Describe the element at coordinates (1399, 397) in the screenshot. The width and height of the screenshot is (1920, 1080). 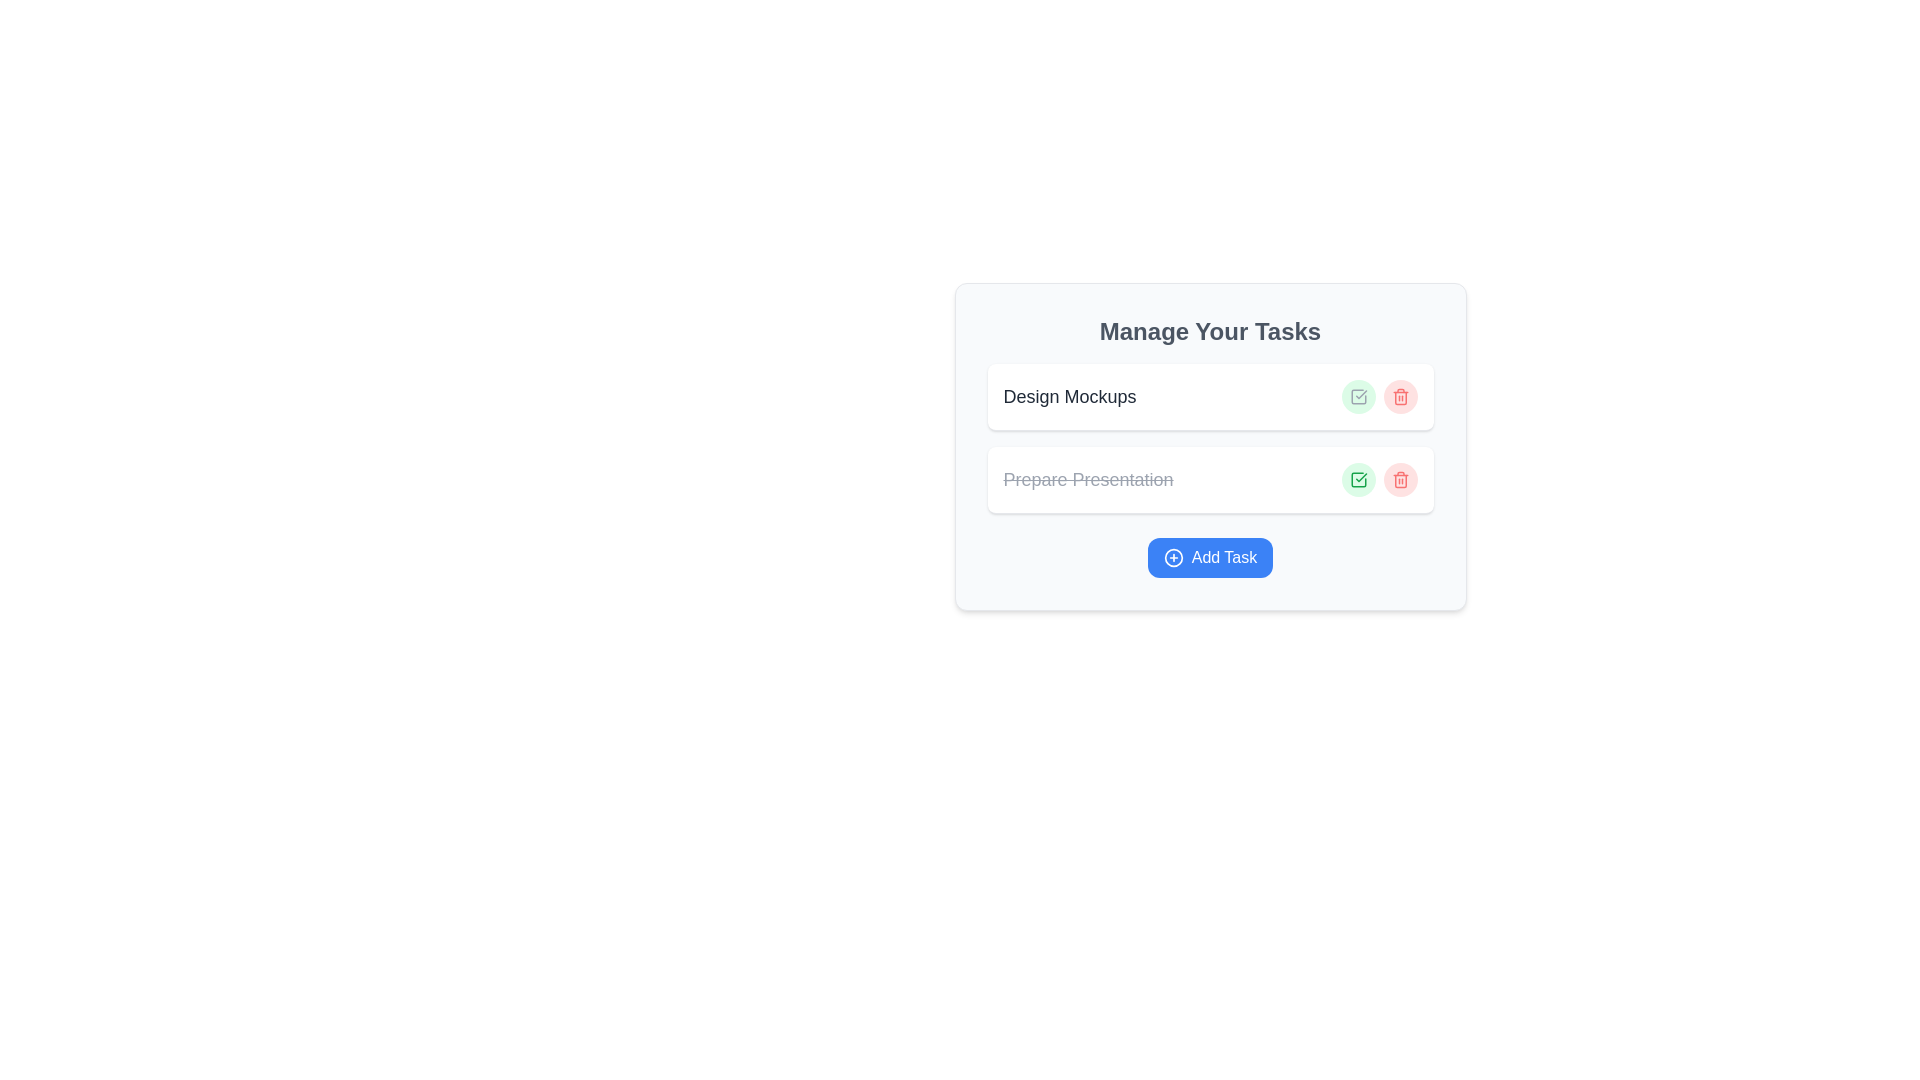
I see `the delete icon located to the right of the 'Design Mockups' task item` at that location.